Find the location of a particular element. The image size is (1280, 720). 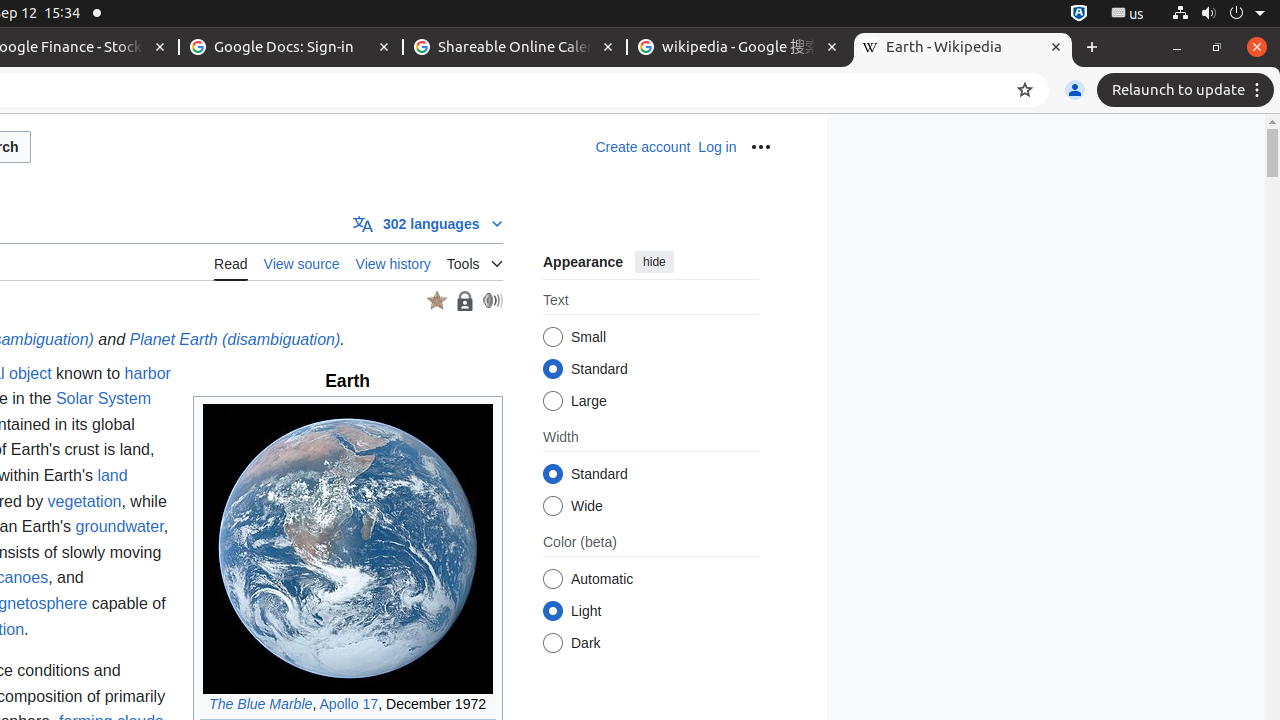

'Google Docs: Sign-in - Memory usage - 33.3 MB' is located at coordinates (289, 46).